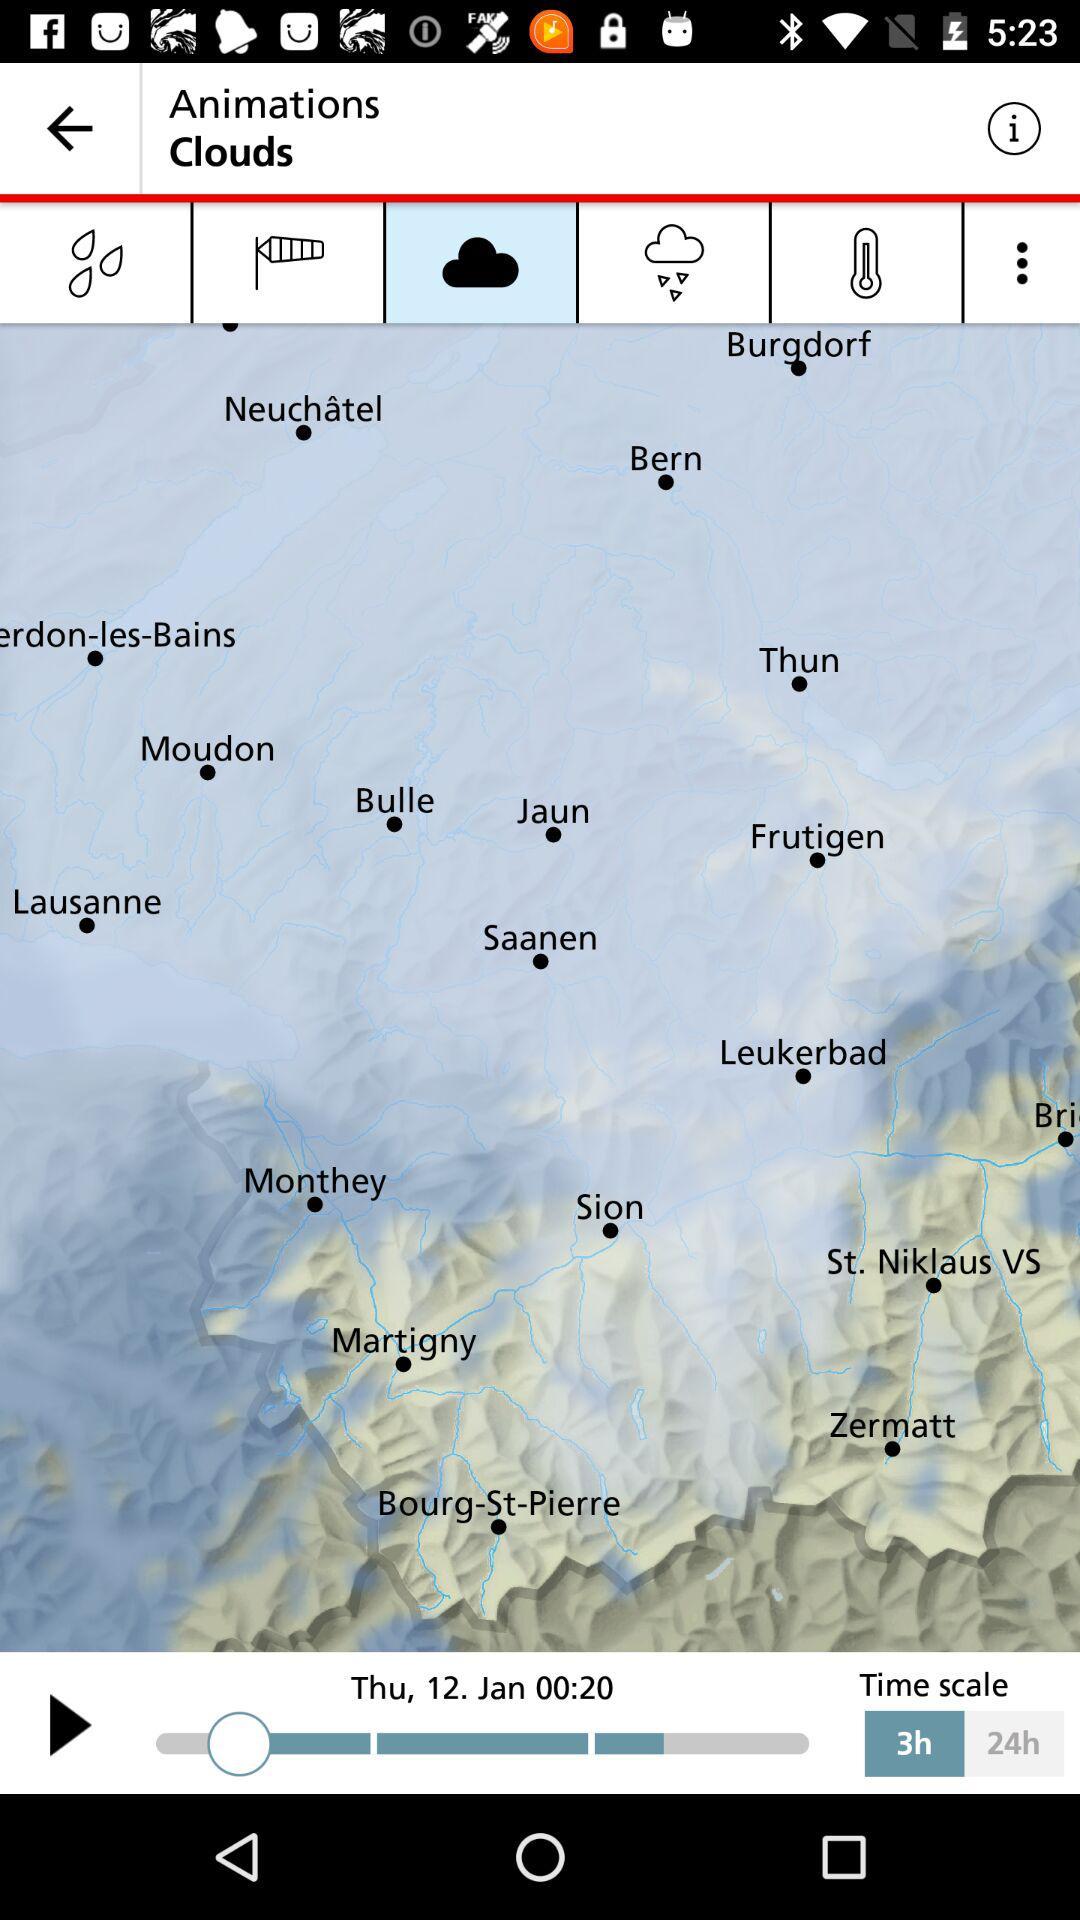 The image size is (1080, 1920). Describe the element at coordinates (1022, 261) in the screenshot. I see `show additional options` at that location.